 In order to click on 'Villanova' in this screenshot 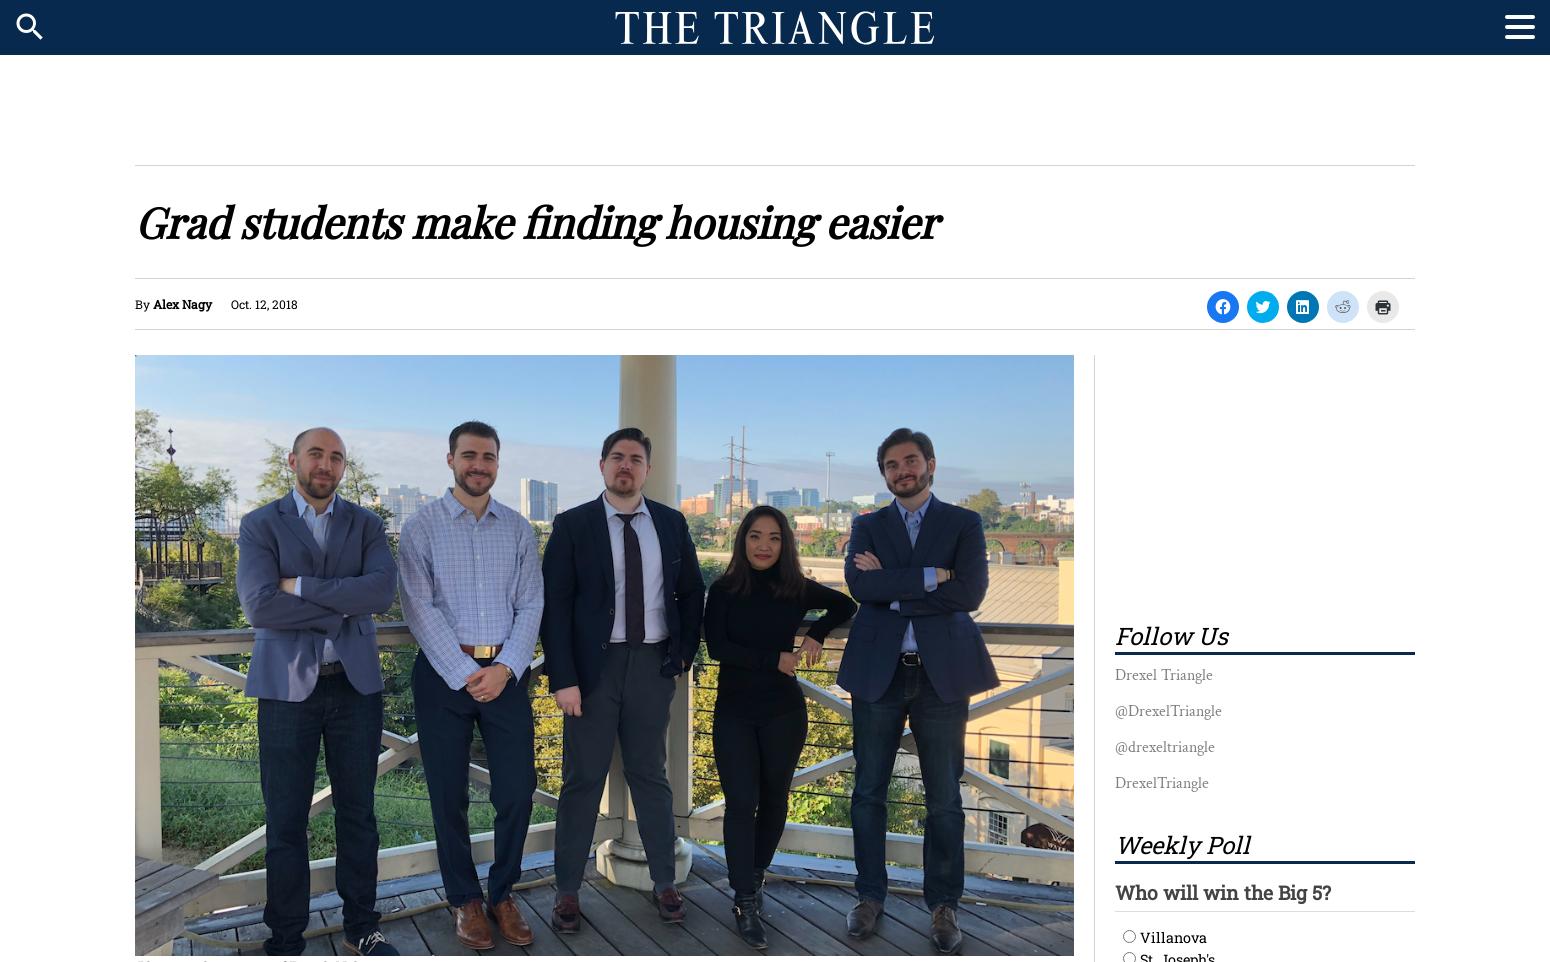, I will do `click(1139, 936)`.